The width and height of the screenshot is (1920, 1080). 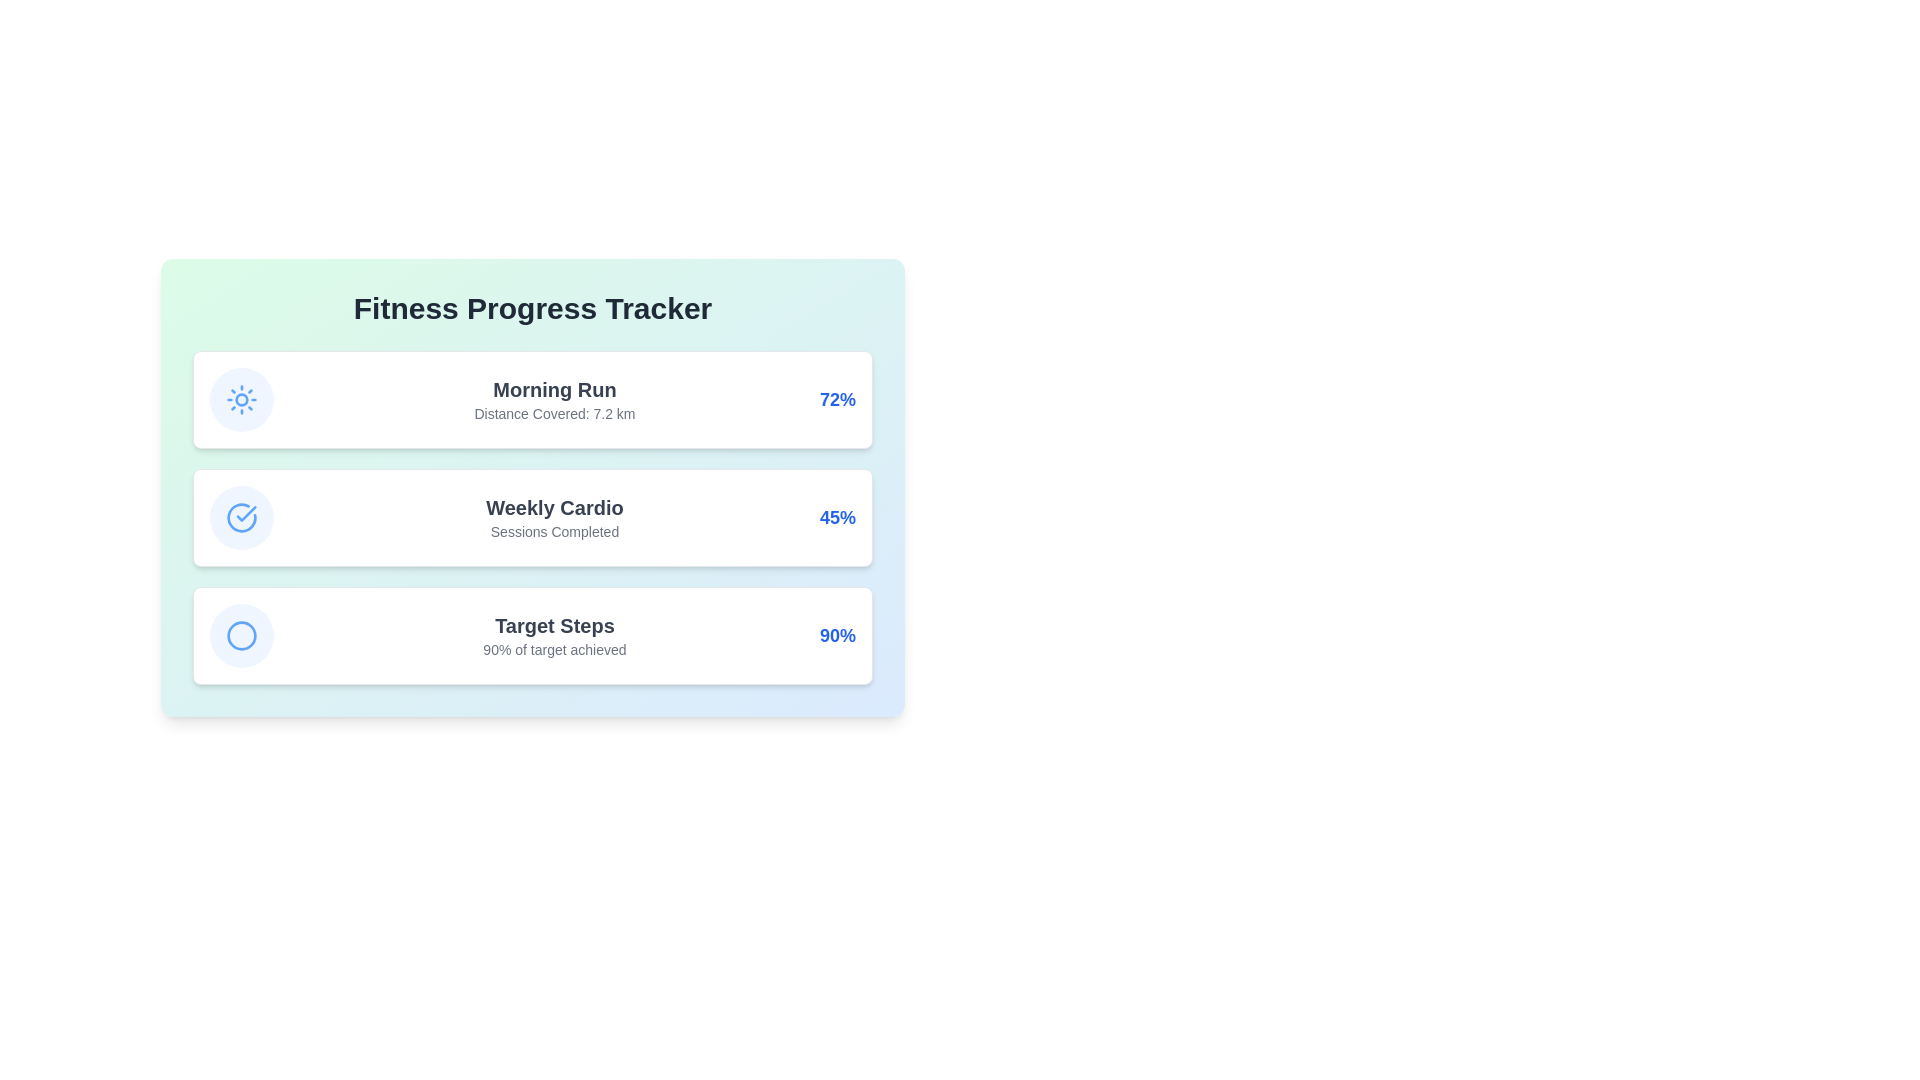 What do you see at coordinates (837, 516) in the screenshot?
I see `the static text displaying '45%' in bold blue font, located in the 'Weekly Cardio' section adjacent to 'Sessions Completed'` at bounding box center [837, 516].